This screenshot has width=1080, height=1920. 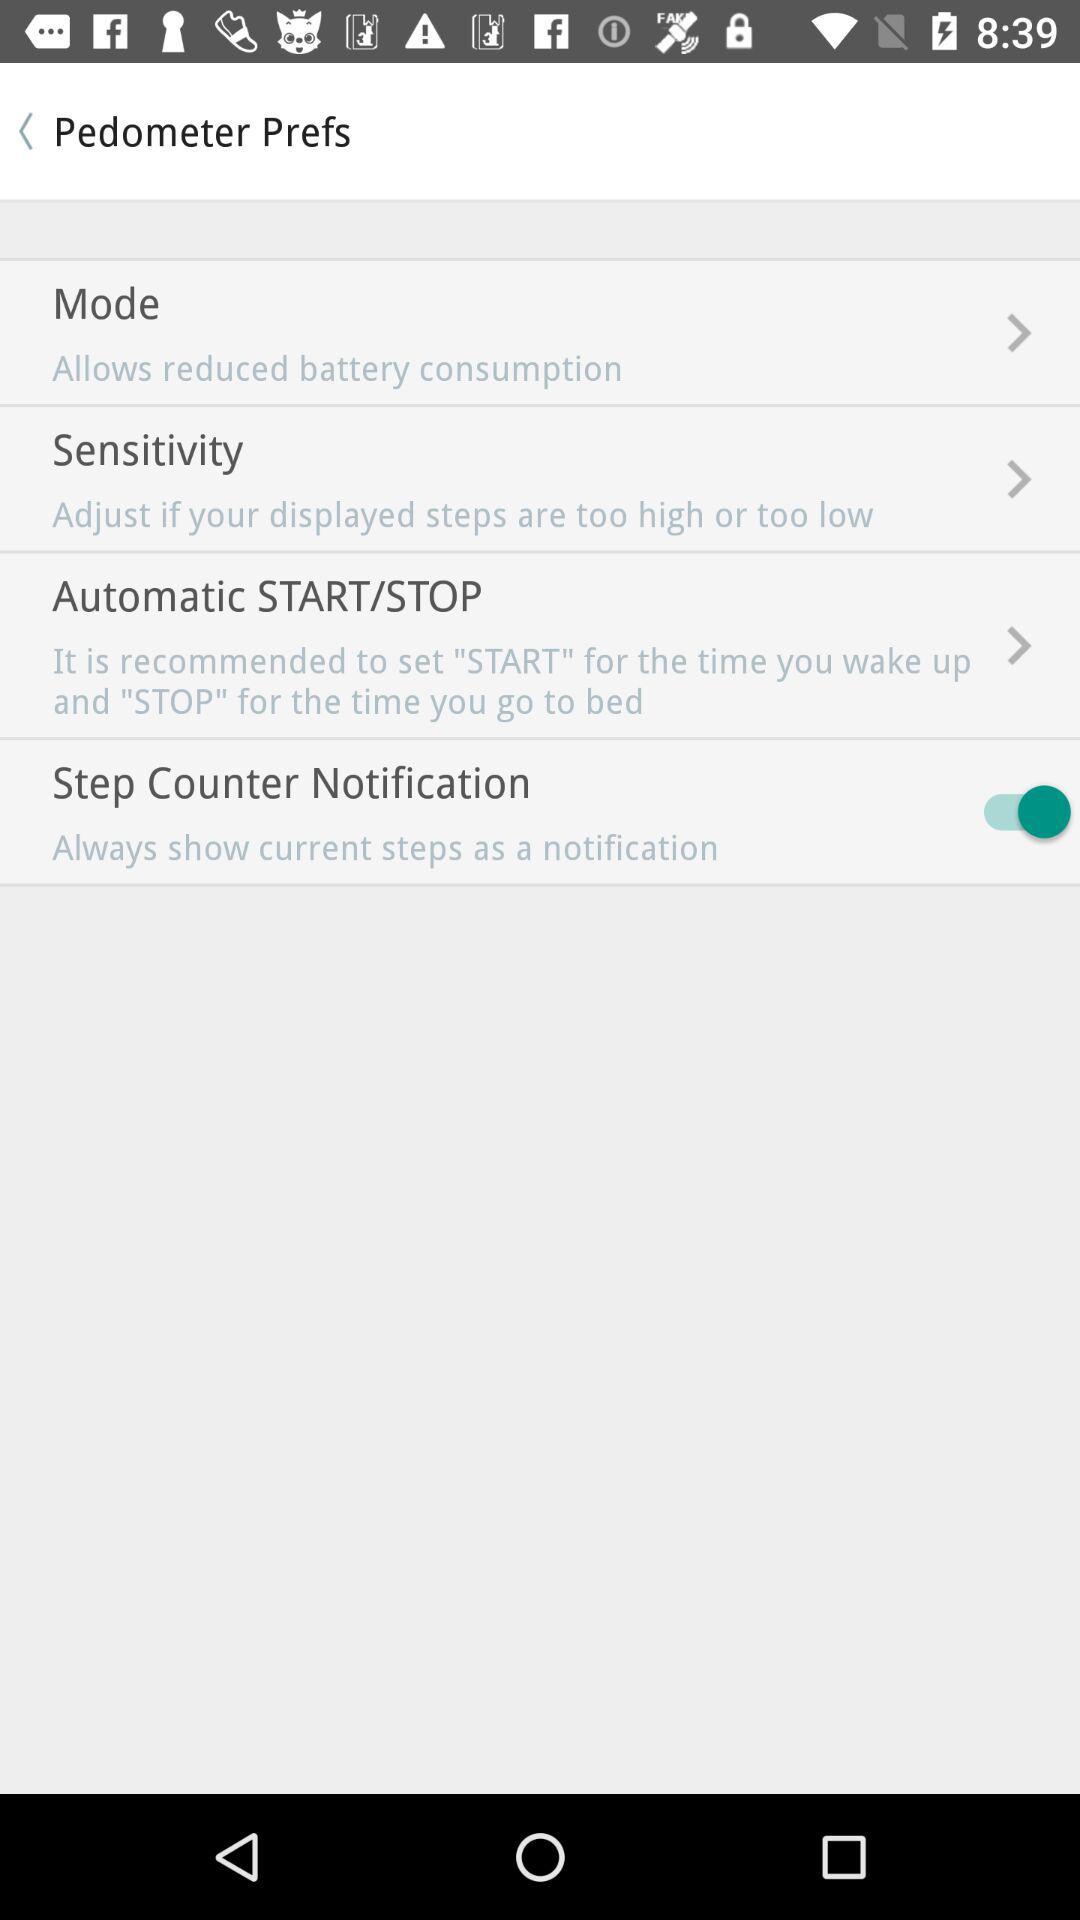 I want to click on the item next to always show current icon, so click(x=1017, y=811).